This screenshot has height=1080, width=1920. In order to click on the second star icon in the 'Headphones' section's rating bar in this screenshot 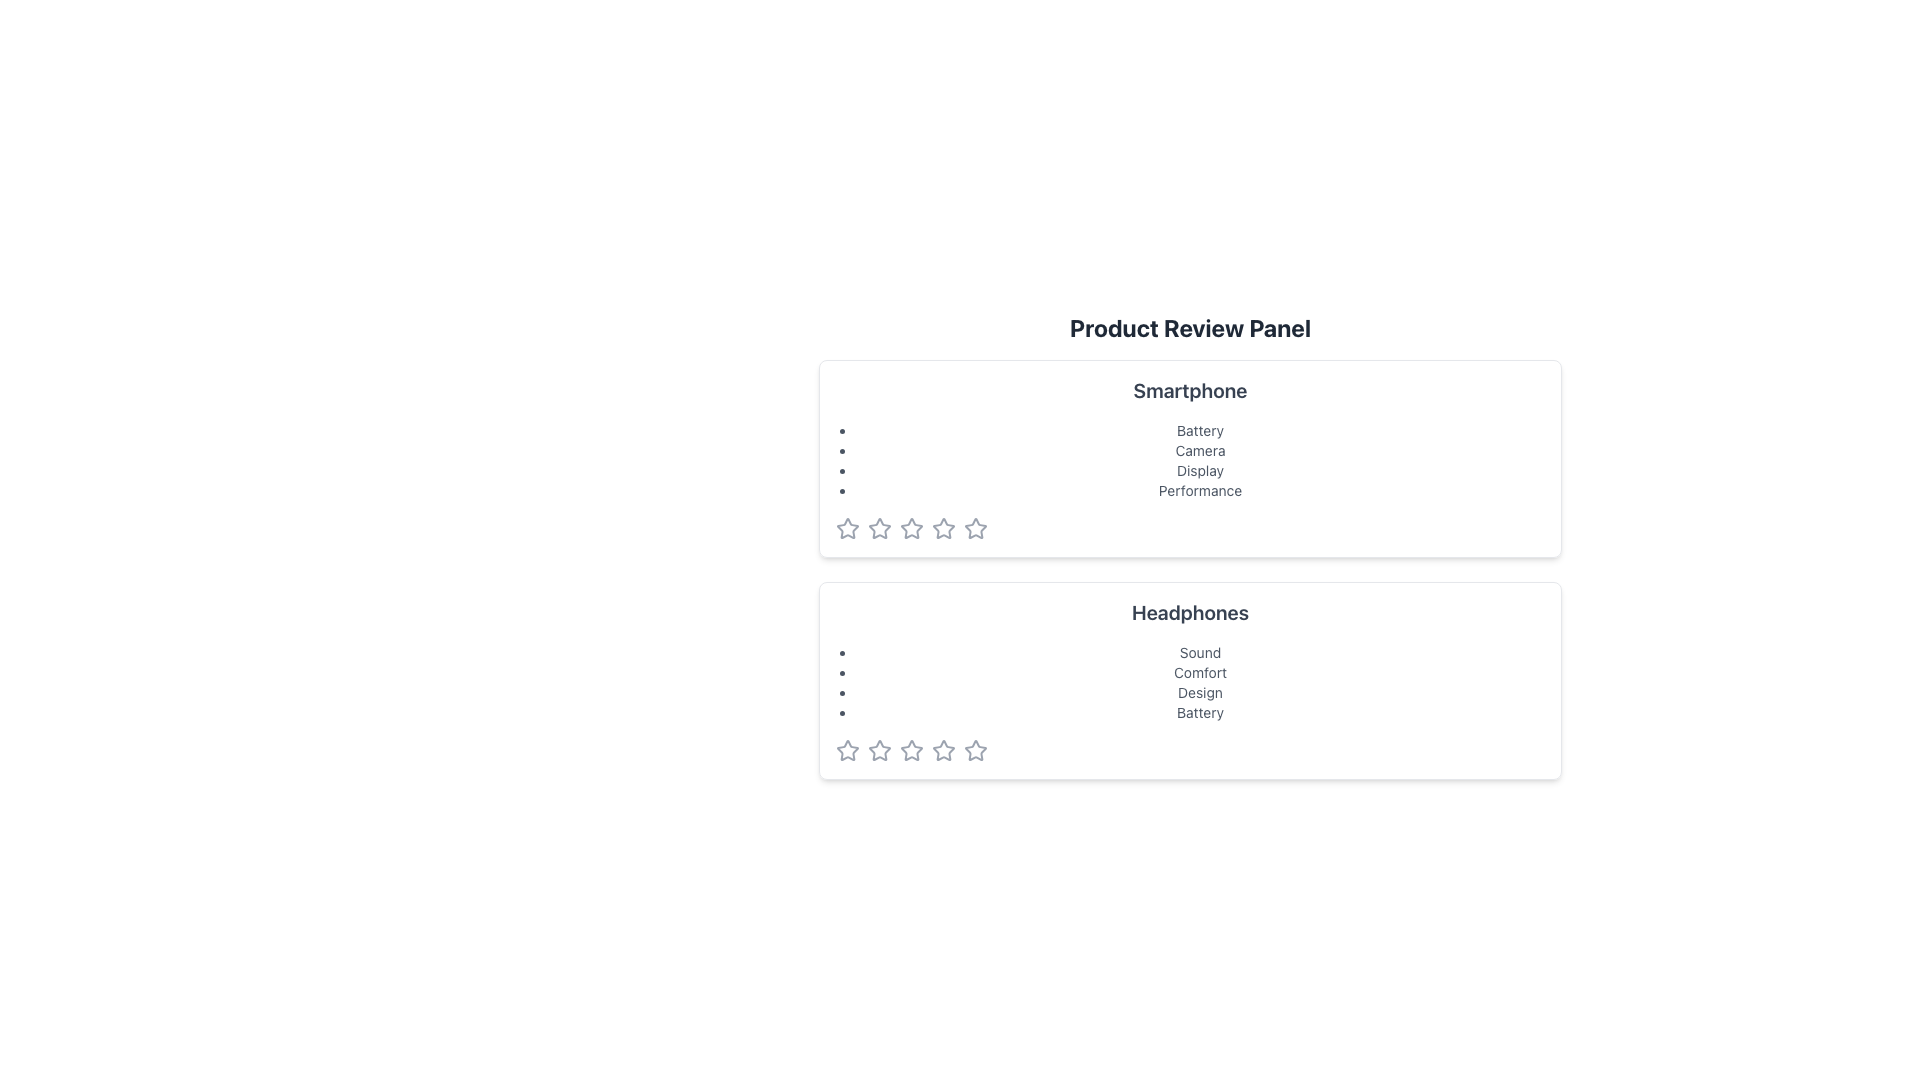, I will do `click(879, 750)`.